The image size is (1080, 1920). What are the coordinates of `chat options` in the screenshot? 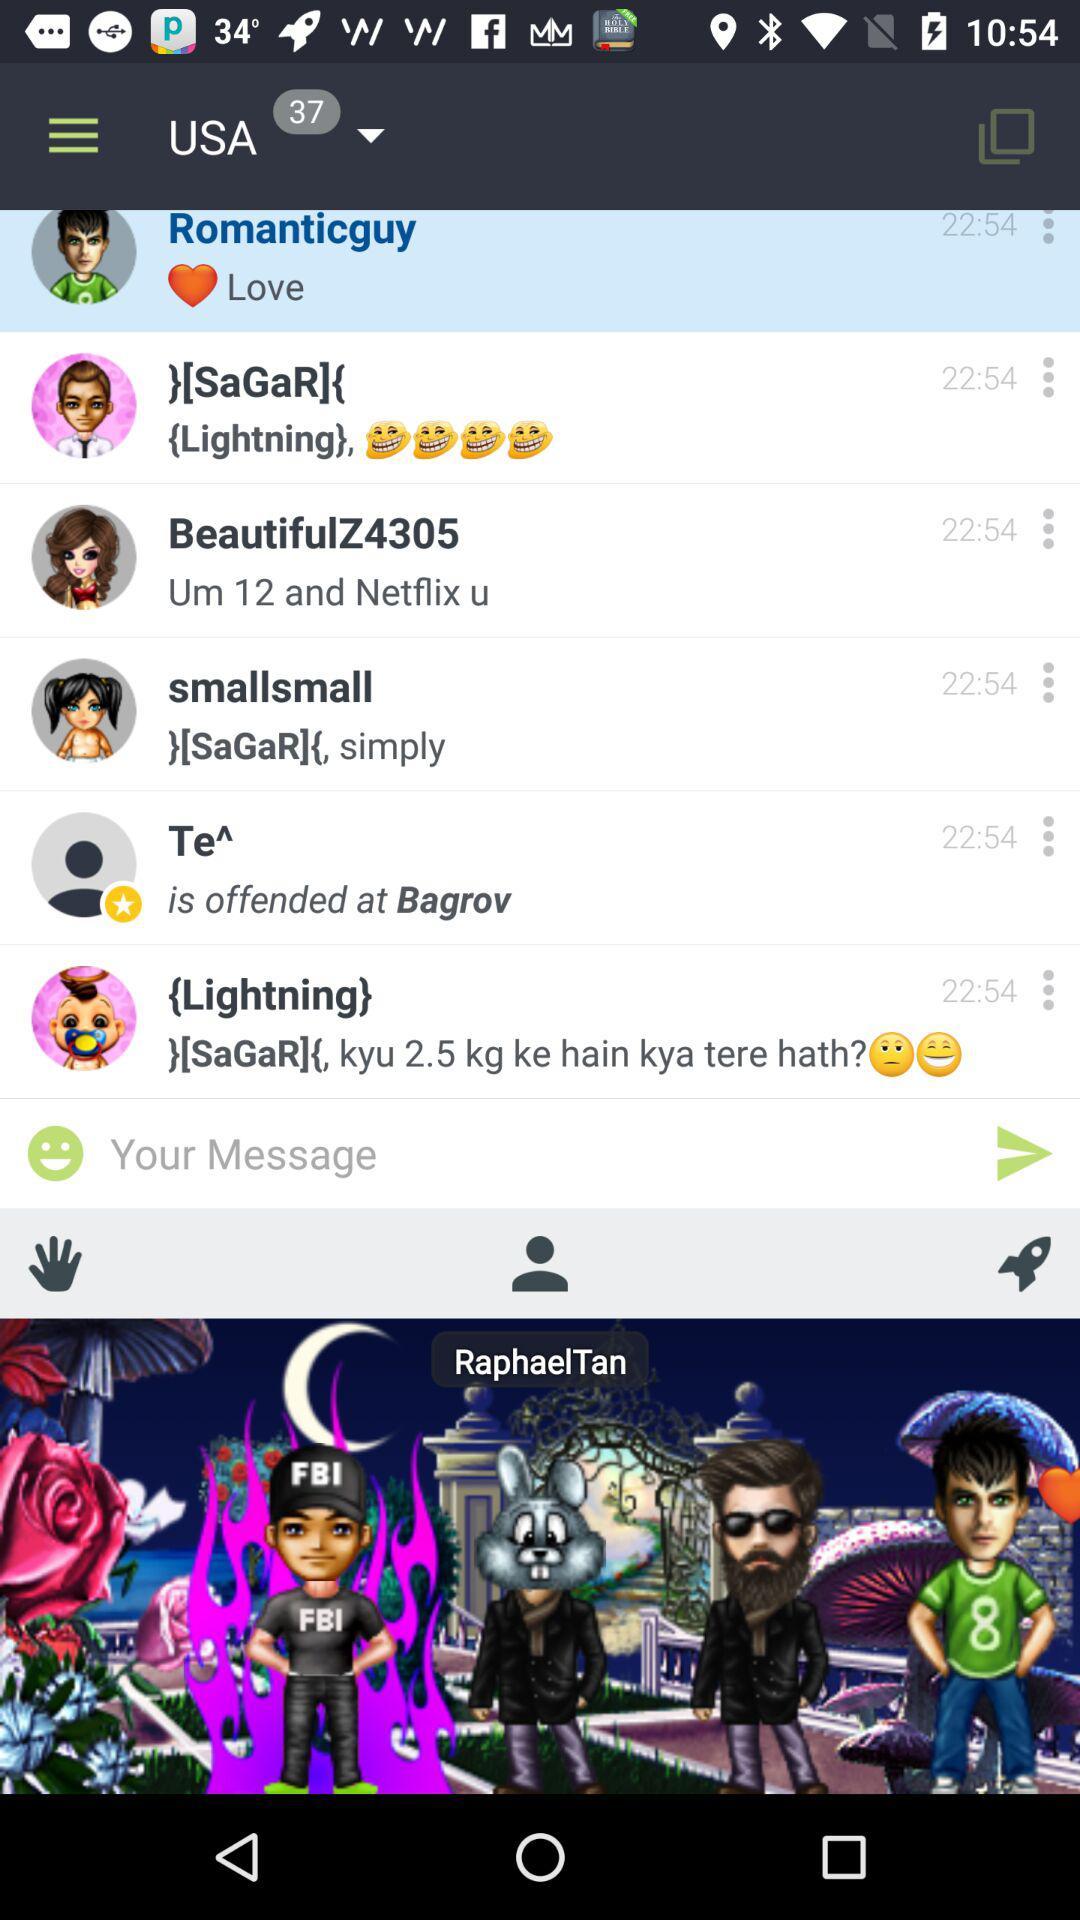 It's located at (1047, 232).